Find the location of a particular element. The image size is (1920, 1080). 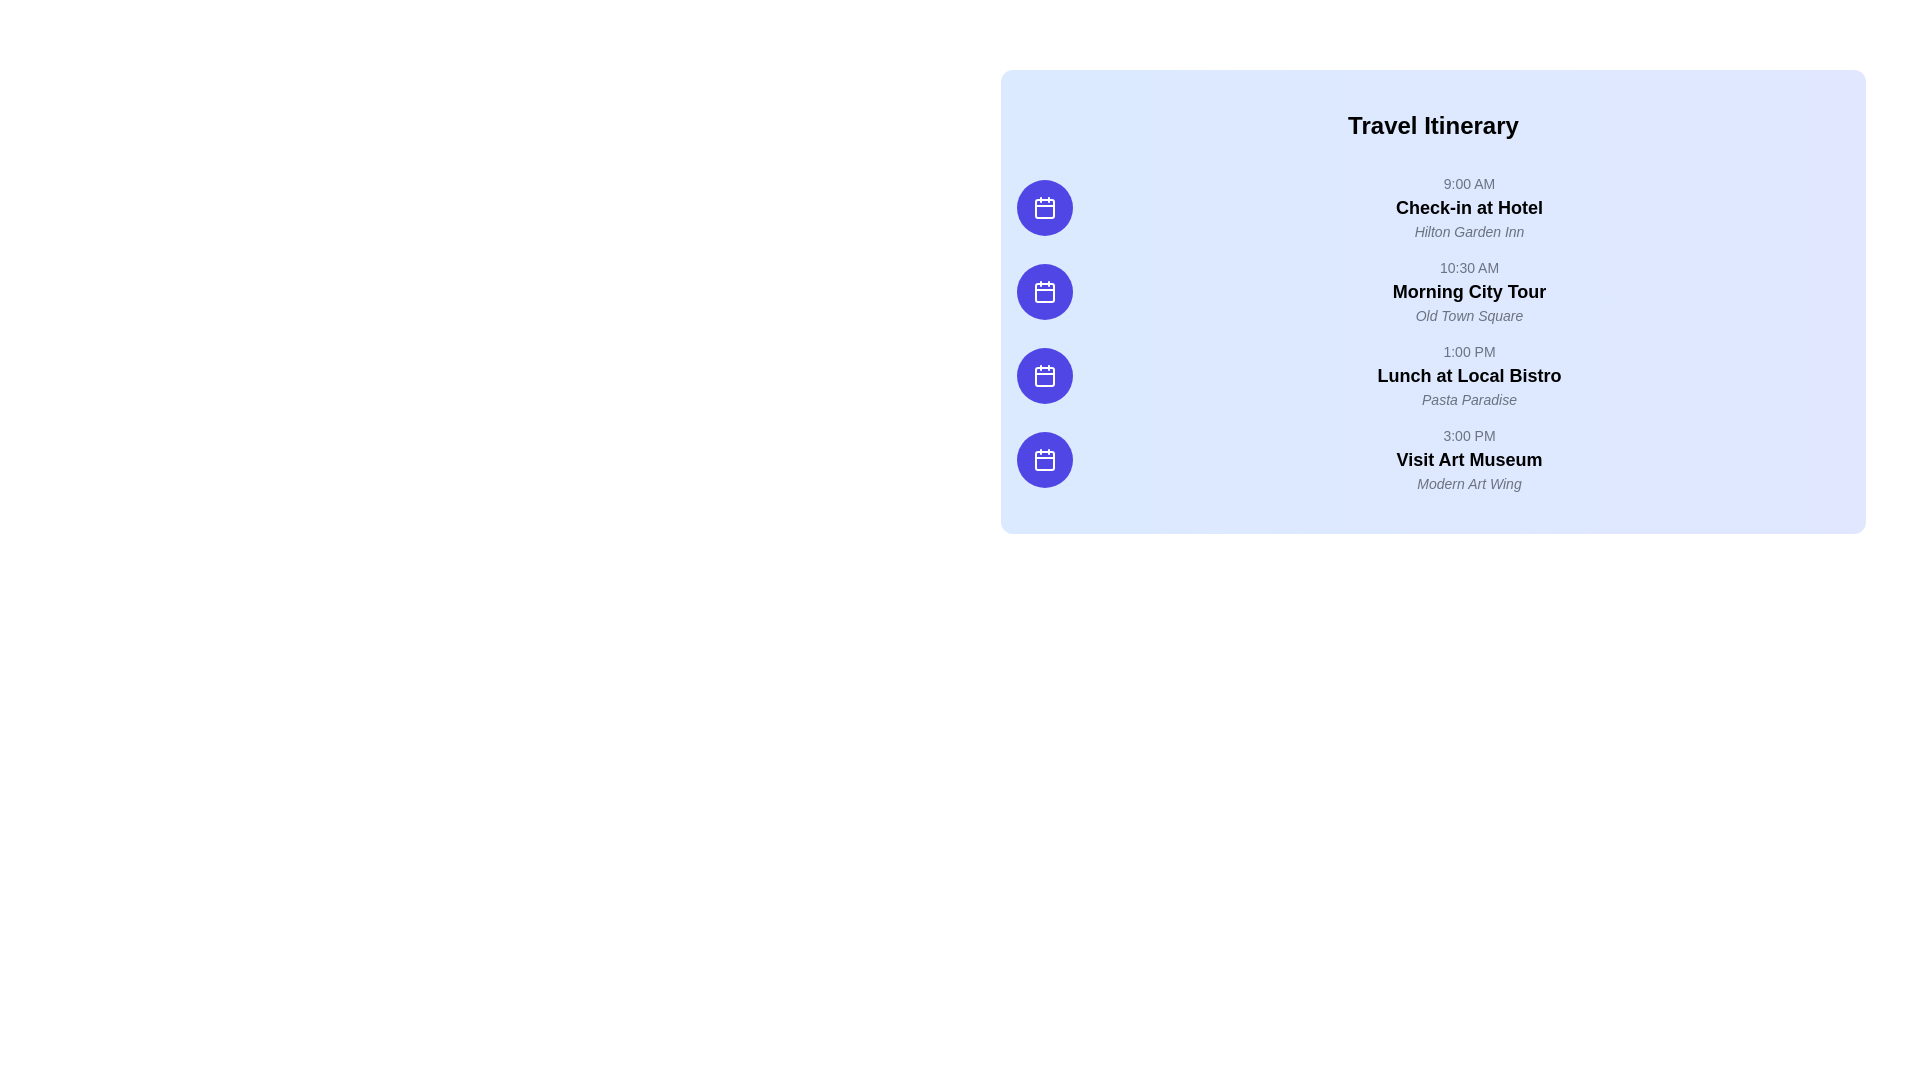

the circular blue button with a white calendar icon is located at coordinates (1044, 459).